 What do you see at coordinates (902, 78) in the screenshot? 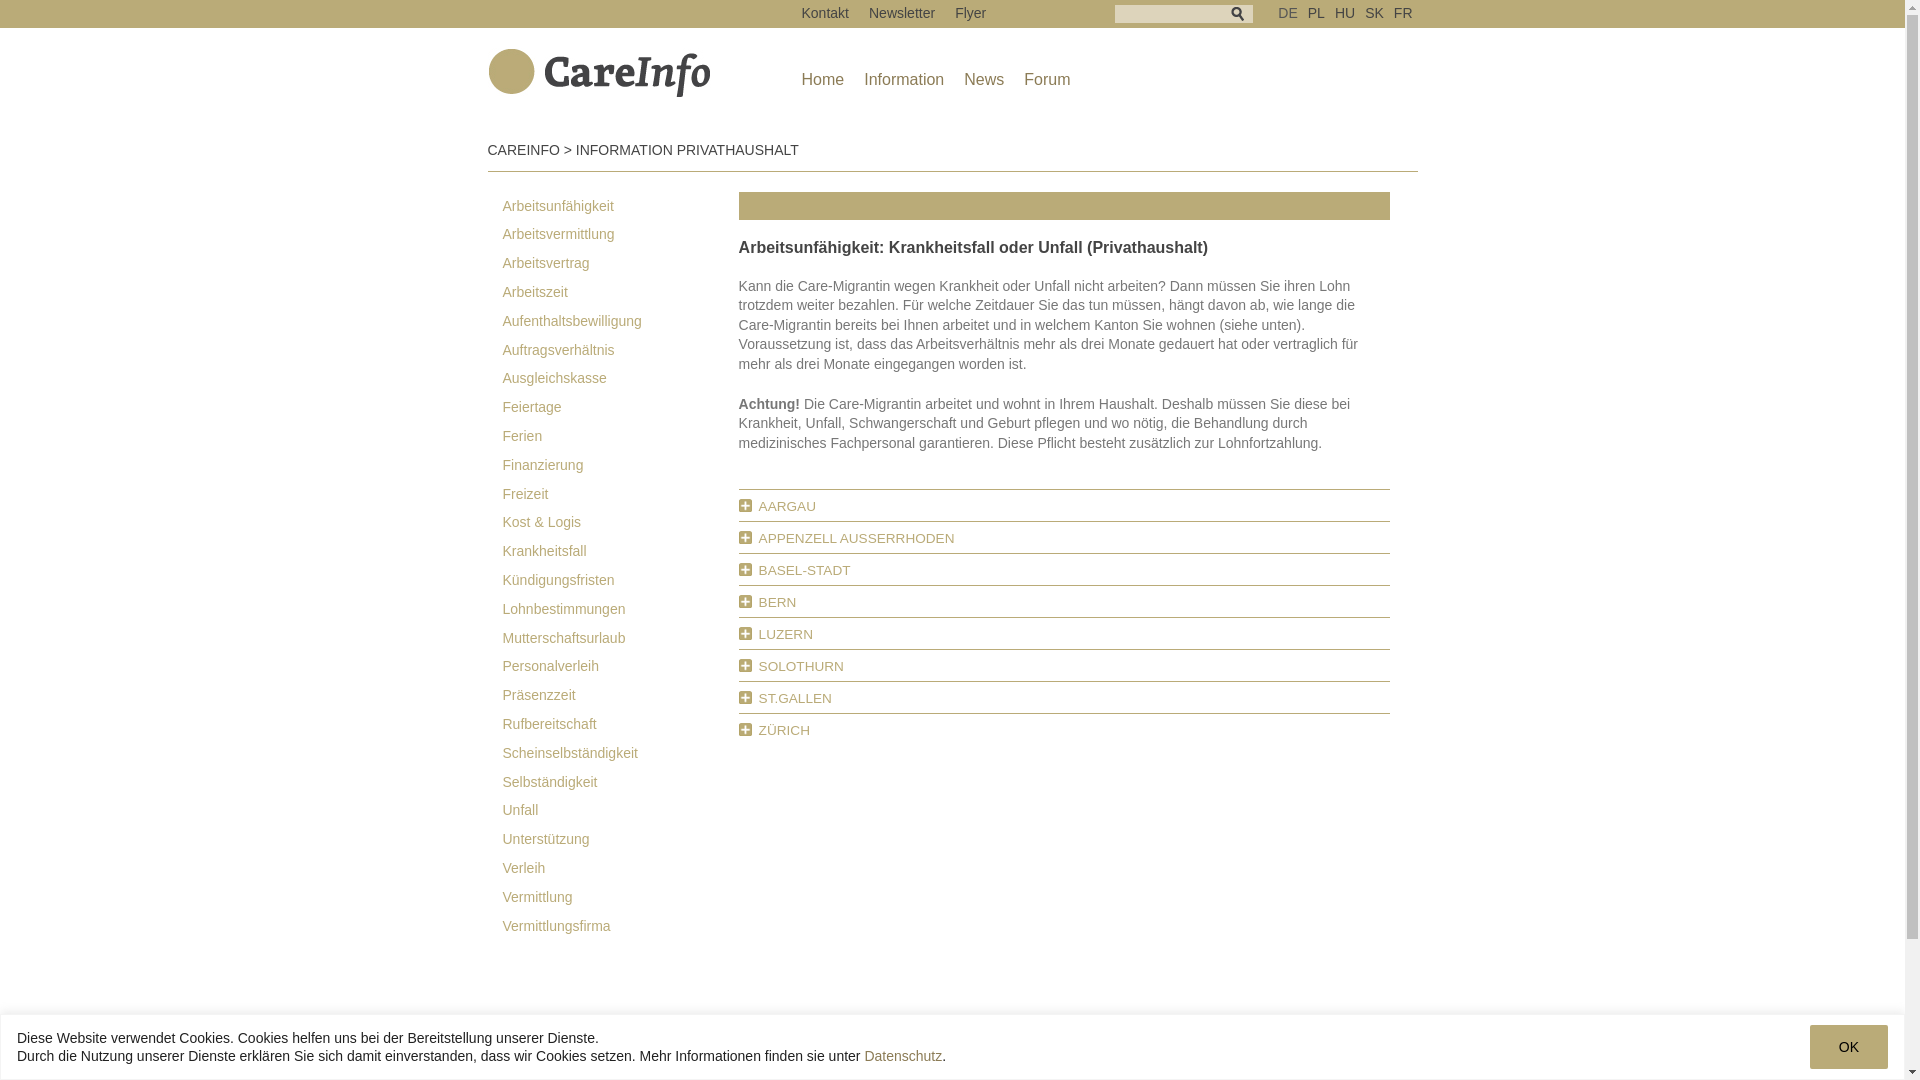
I see `'Information'` at bounding box center [902, 78].